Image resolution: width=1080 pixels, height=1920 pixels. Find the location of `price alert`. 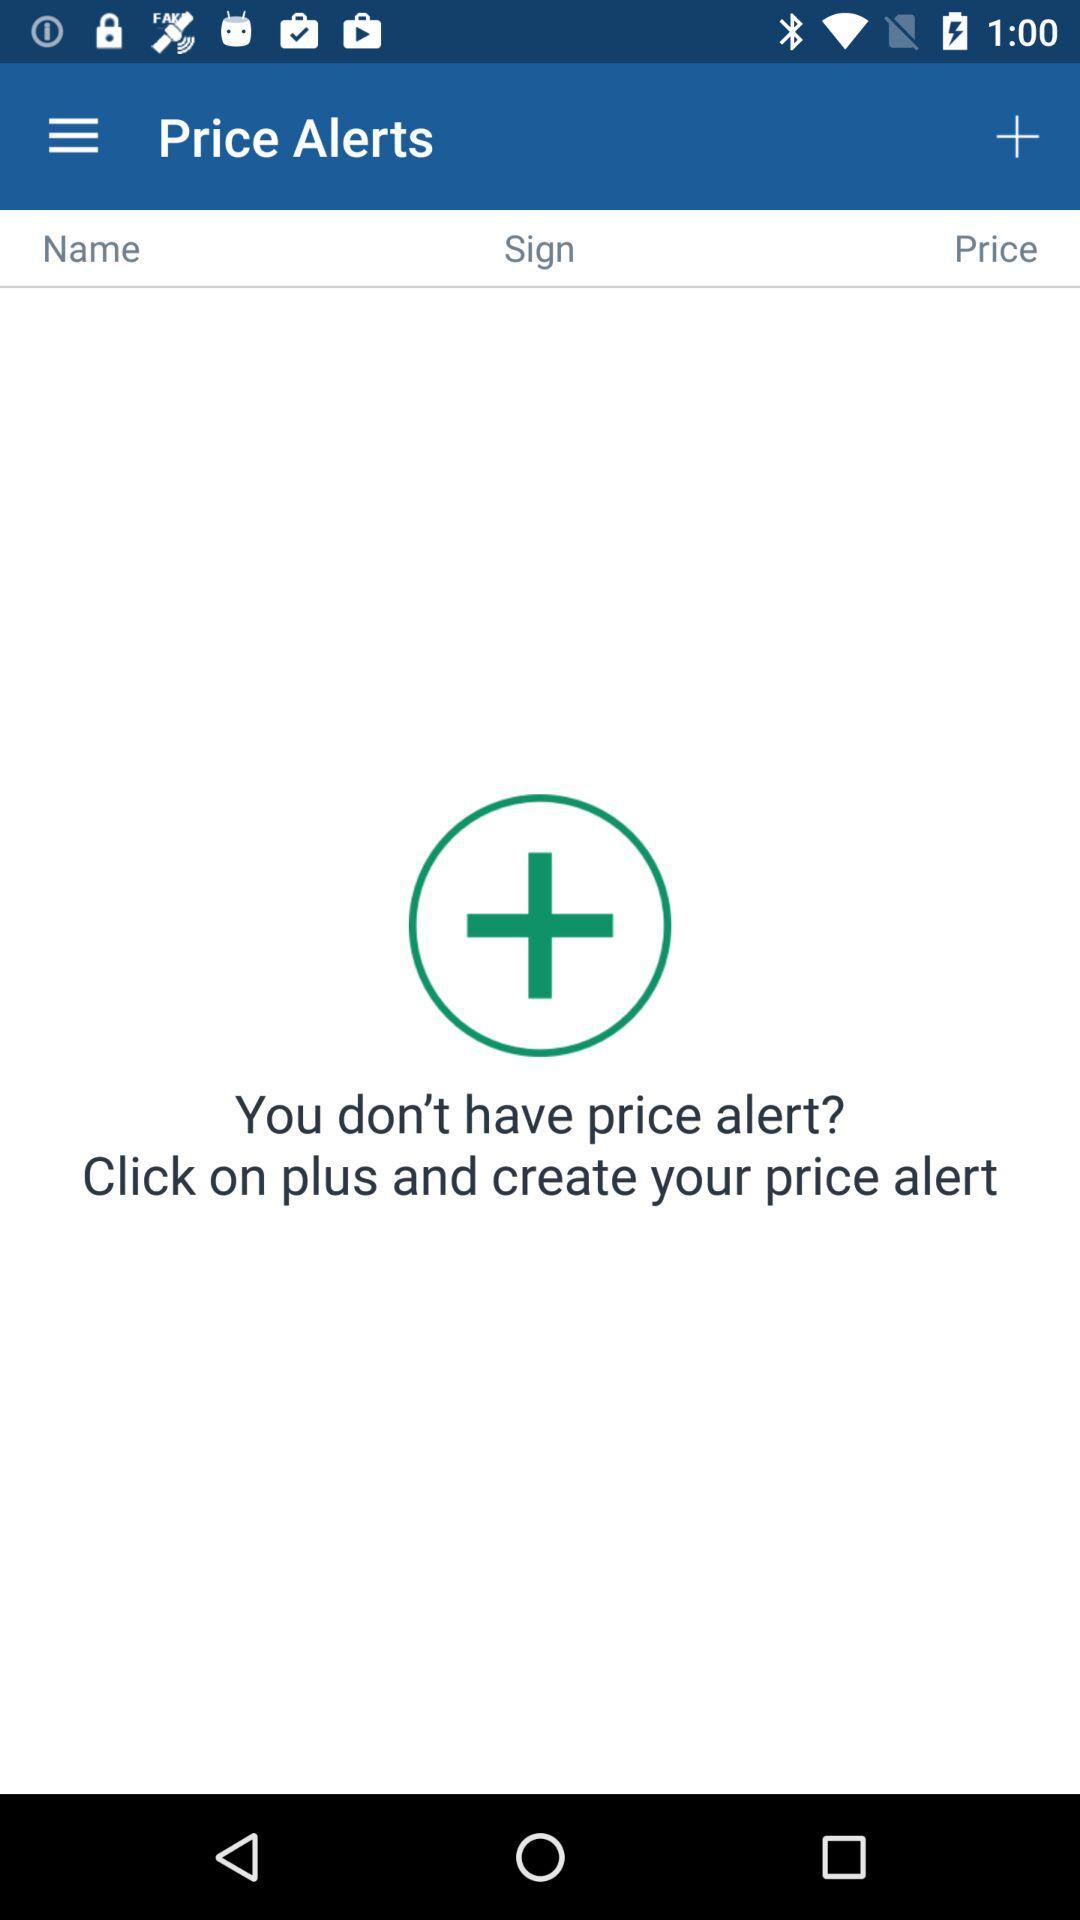

price alert is located at coordinates (540, 1042).